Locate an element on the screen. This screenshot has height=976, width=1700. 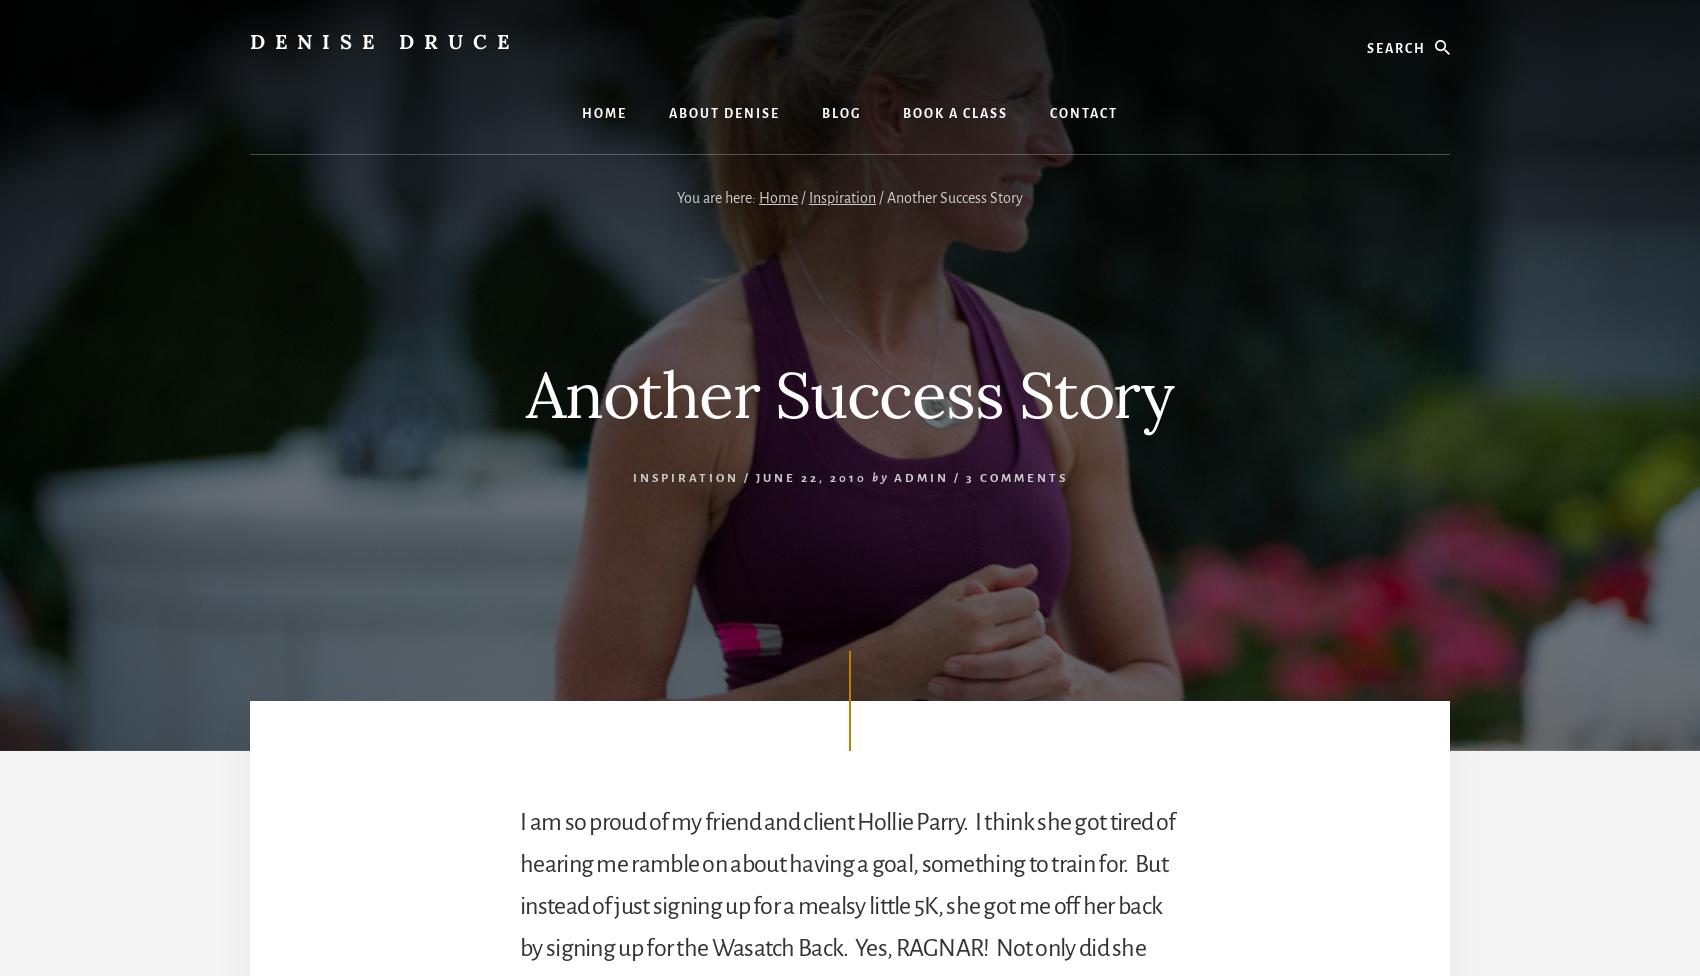
'Blog' is located at coordinates (840, 113).